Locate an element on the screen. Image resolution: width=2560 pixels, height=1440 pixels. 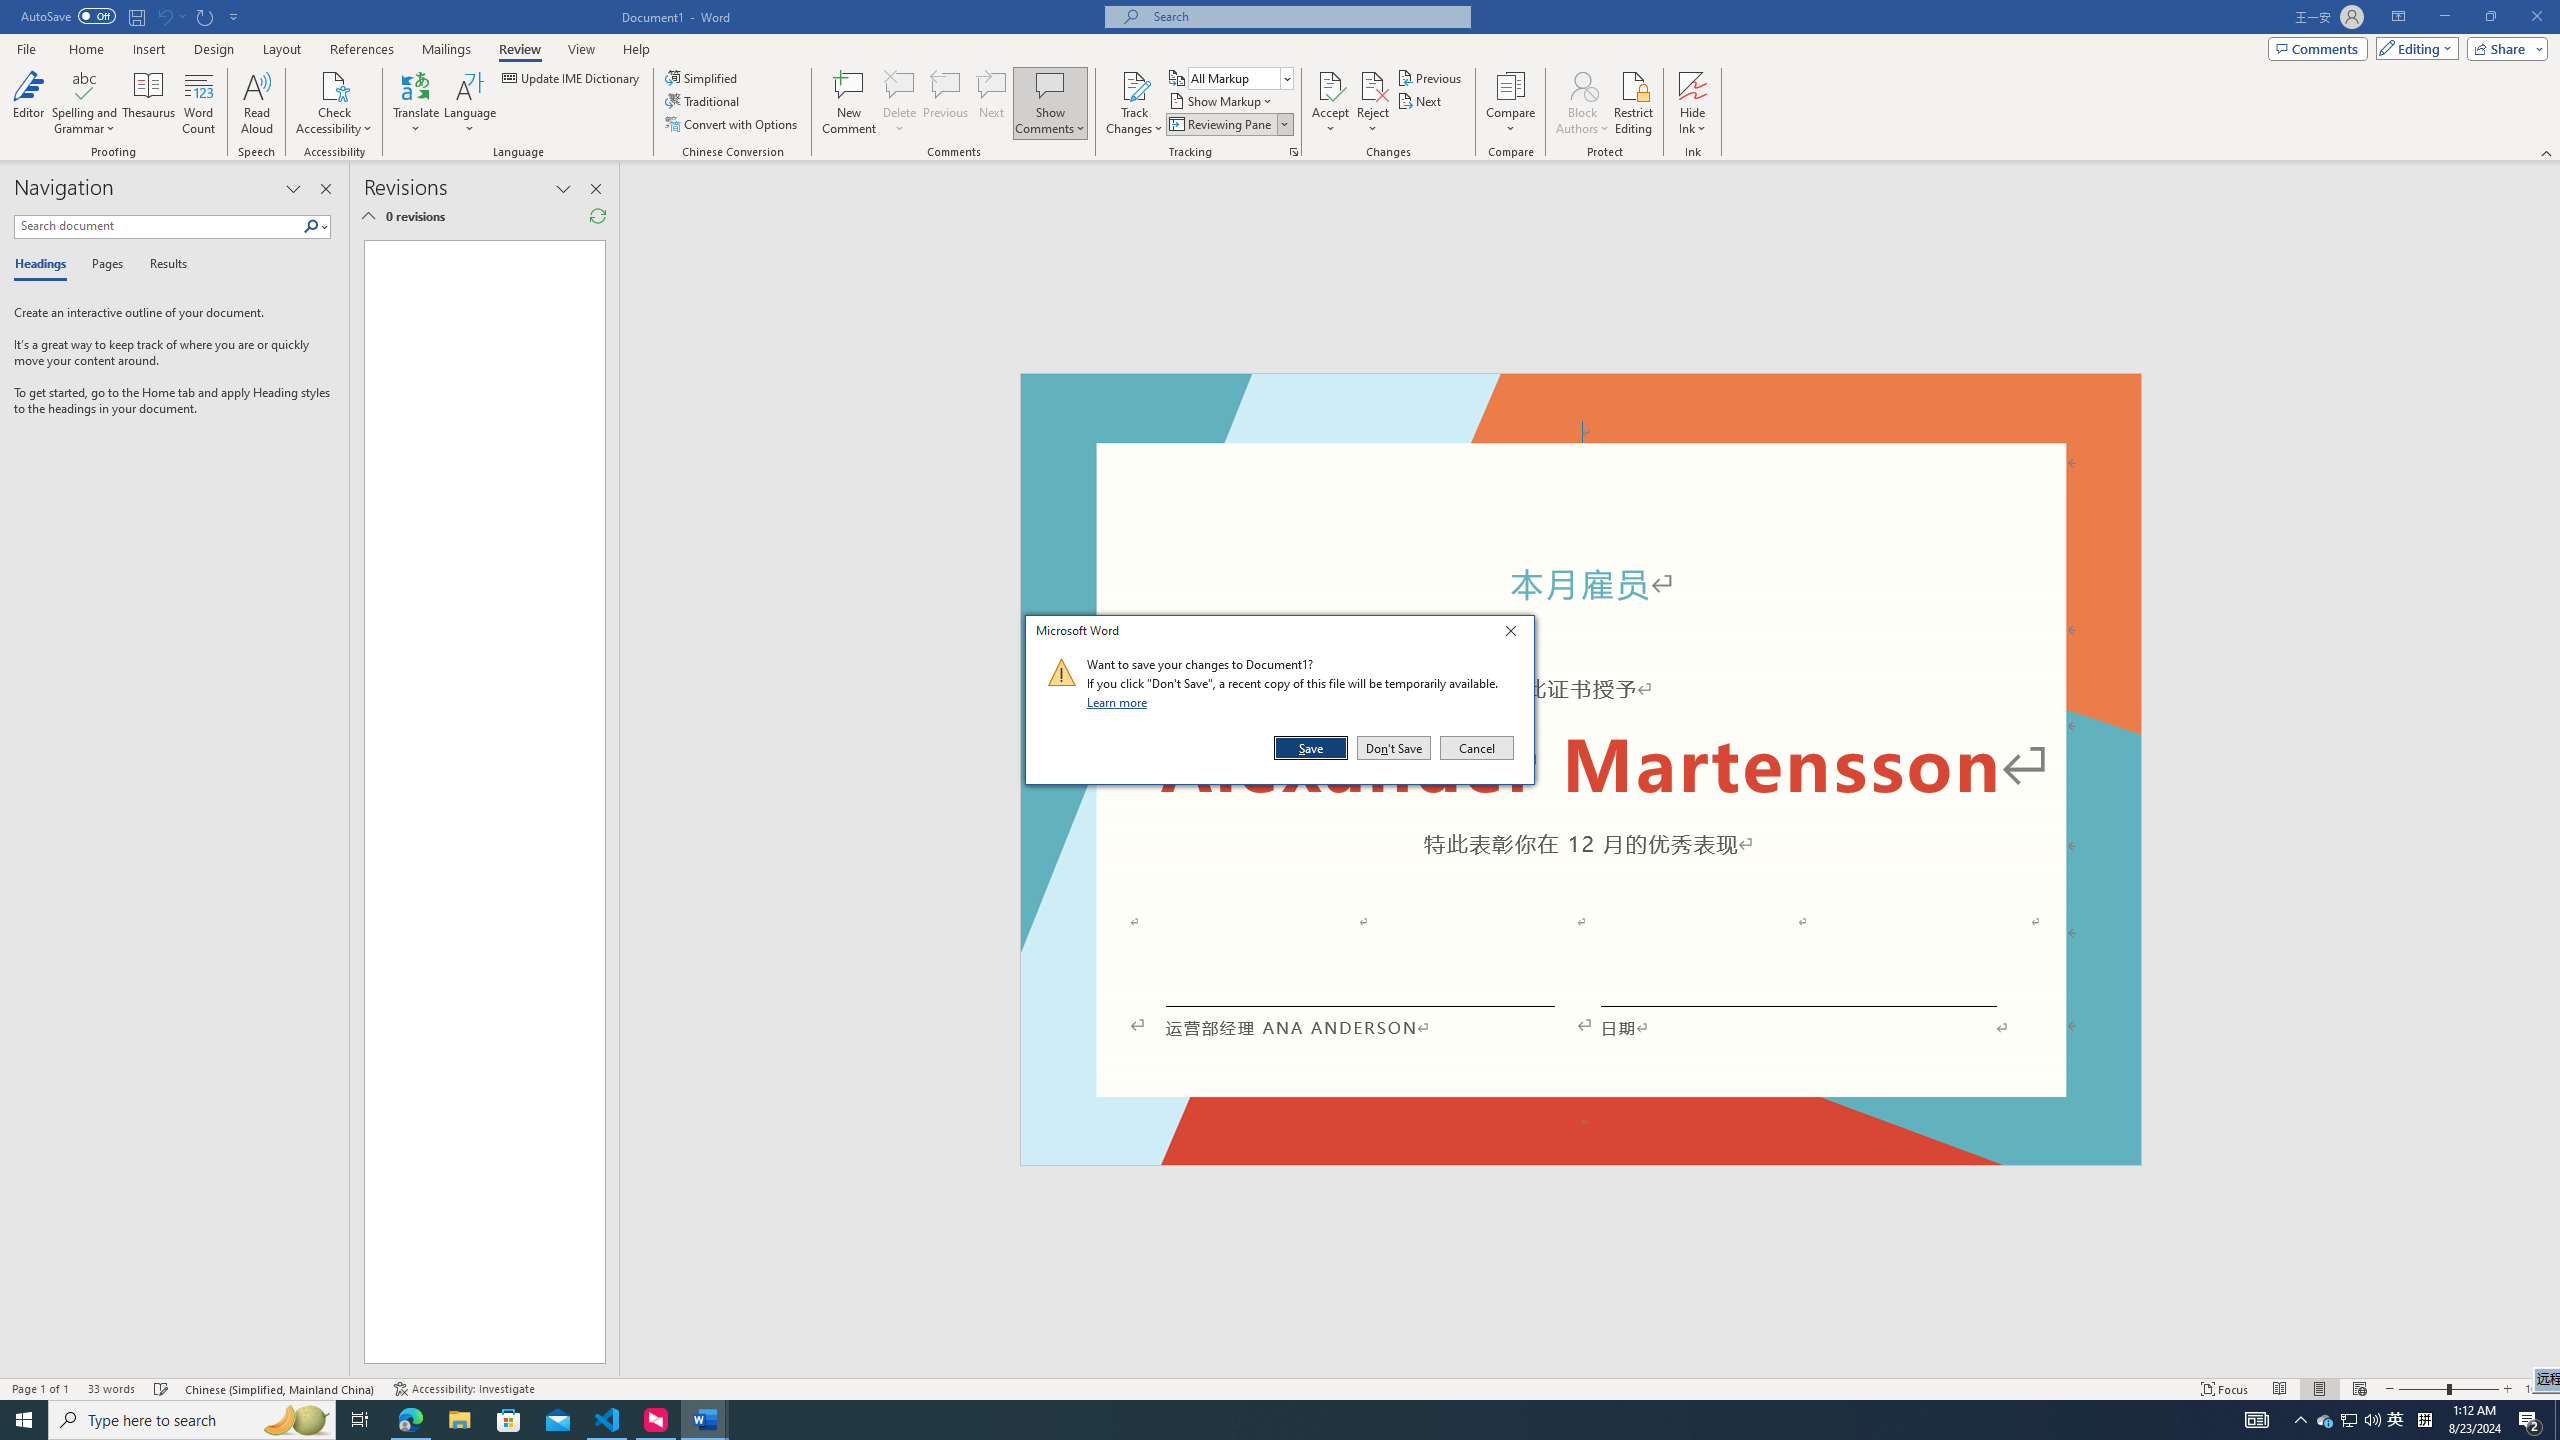
'Notification Chevron' is located at coordinates (2300, 1418).